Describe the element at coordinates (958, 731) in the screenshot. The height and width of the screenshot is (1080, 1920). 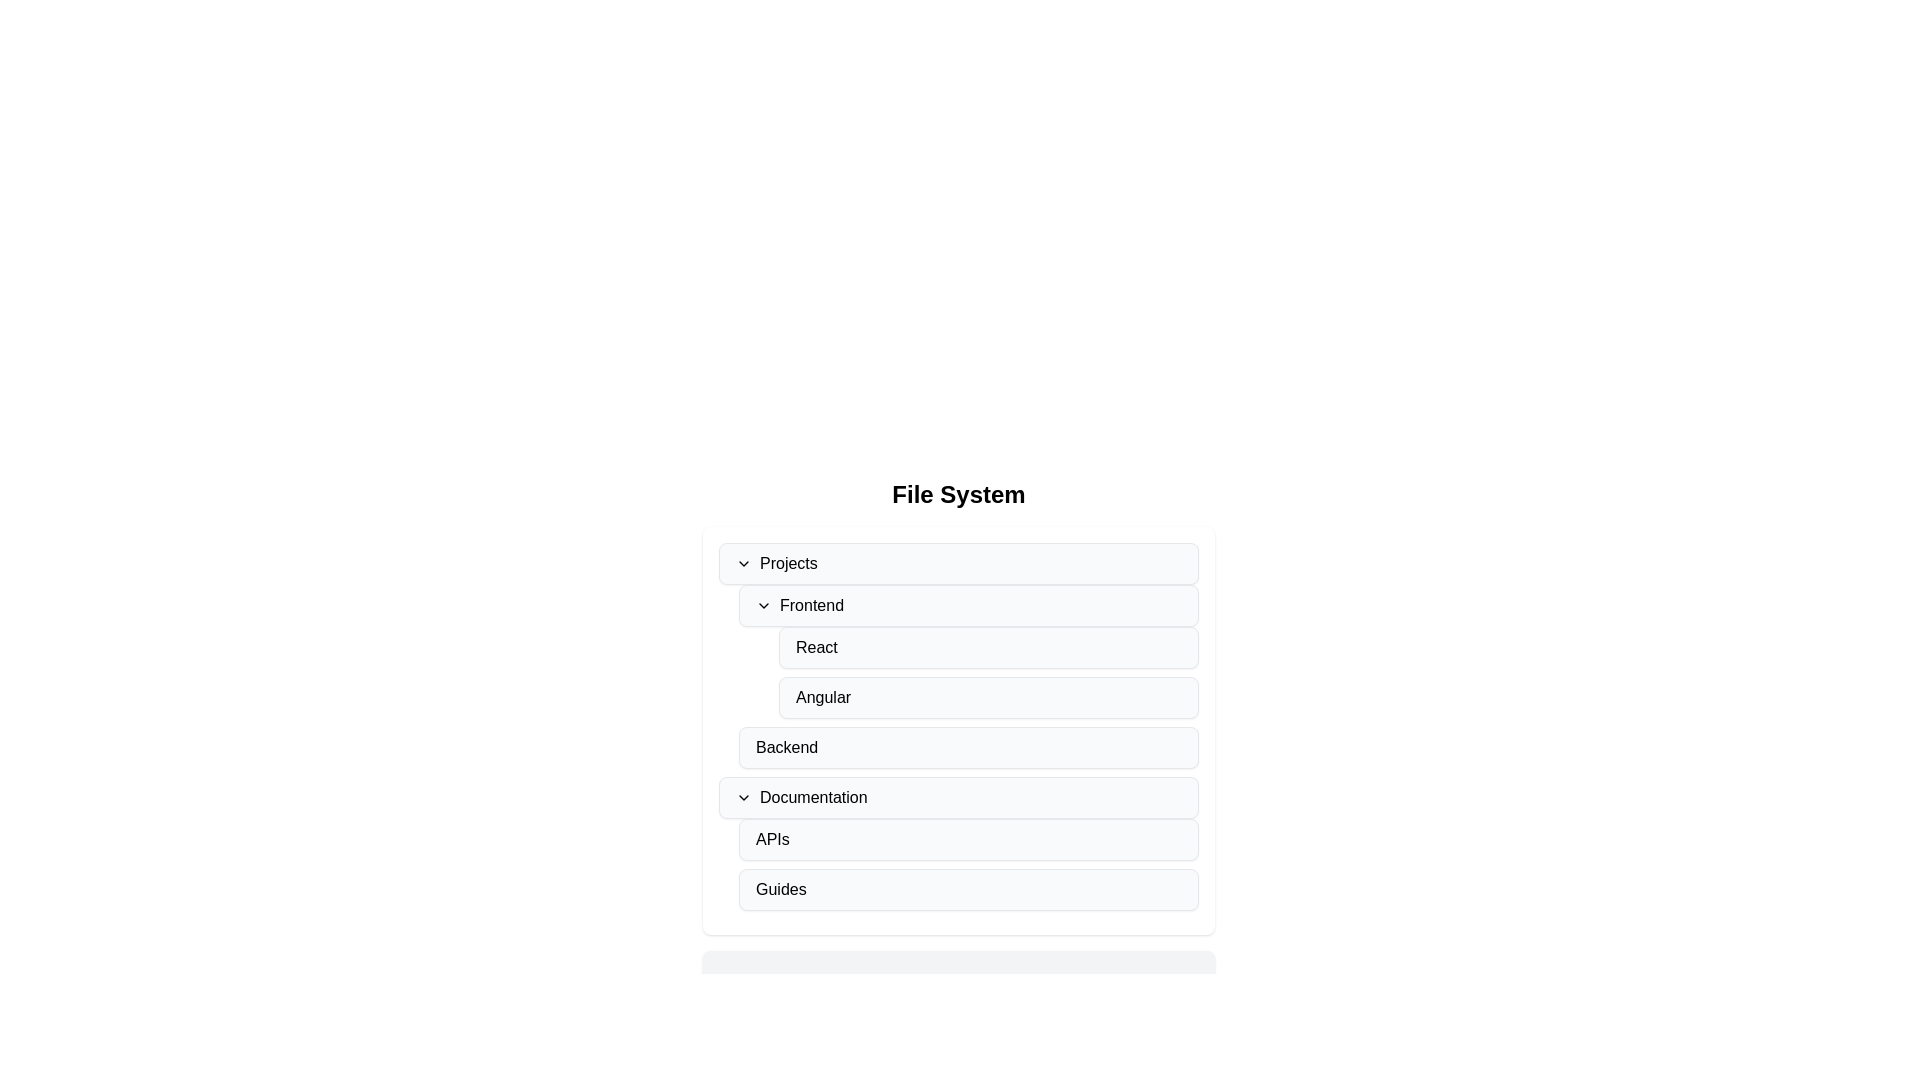
I see `the 'Backend' category item within the file system layout` at that location.